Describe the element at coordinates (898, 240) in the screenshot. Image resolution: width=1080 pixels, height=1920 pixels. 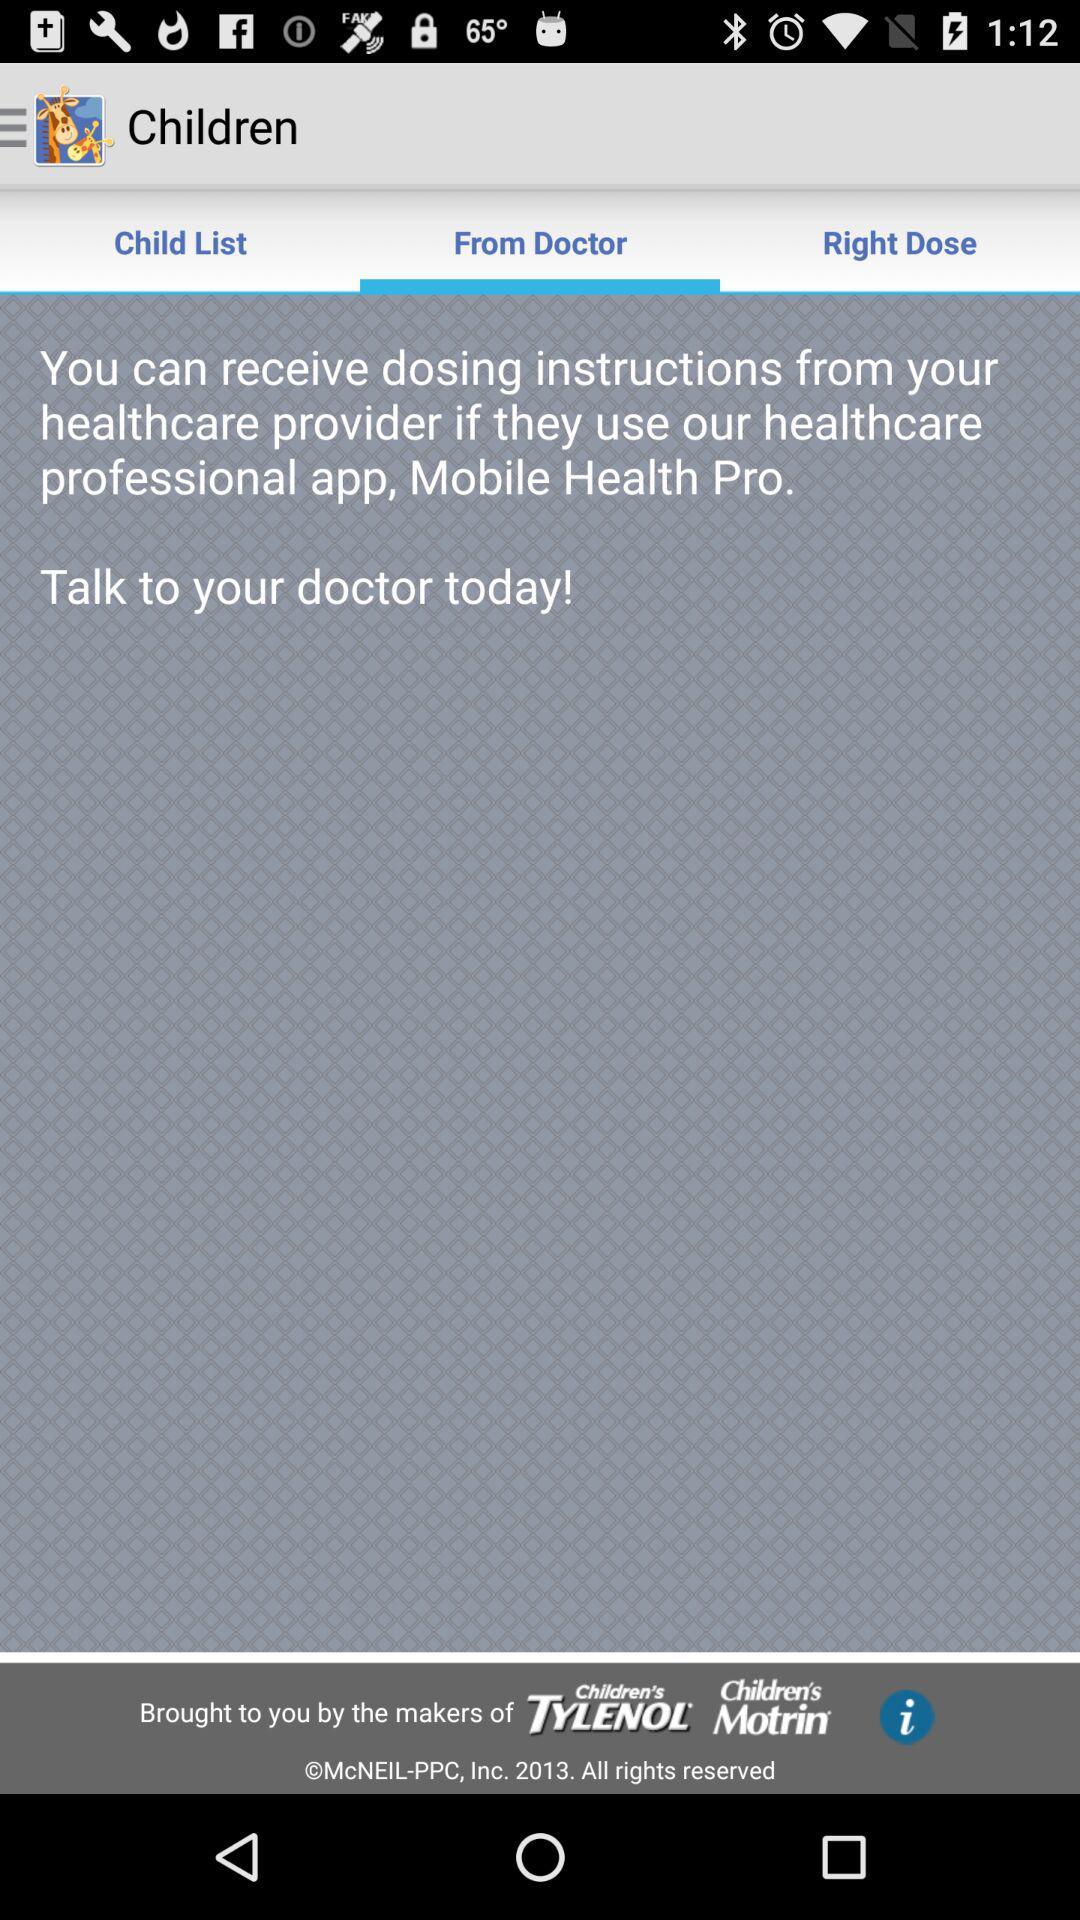
I see `icon next to from doctor item` at that location.